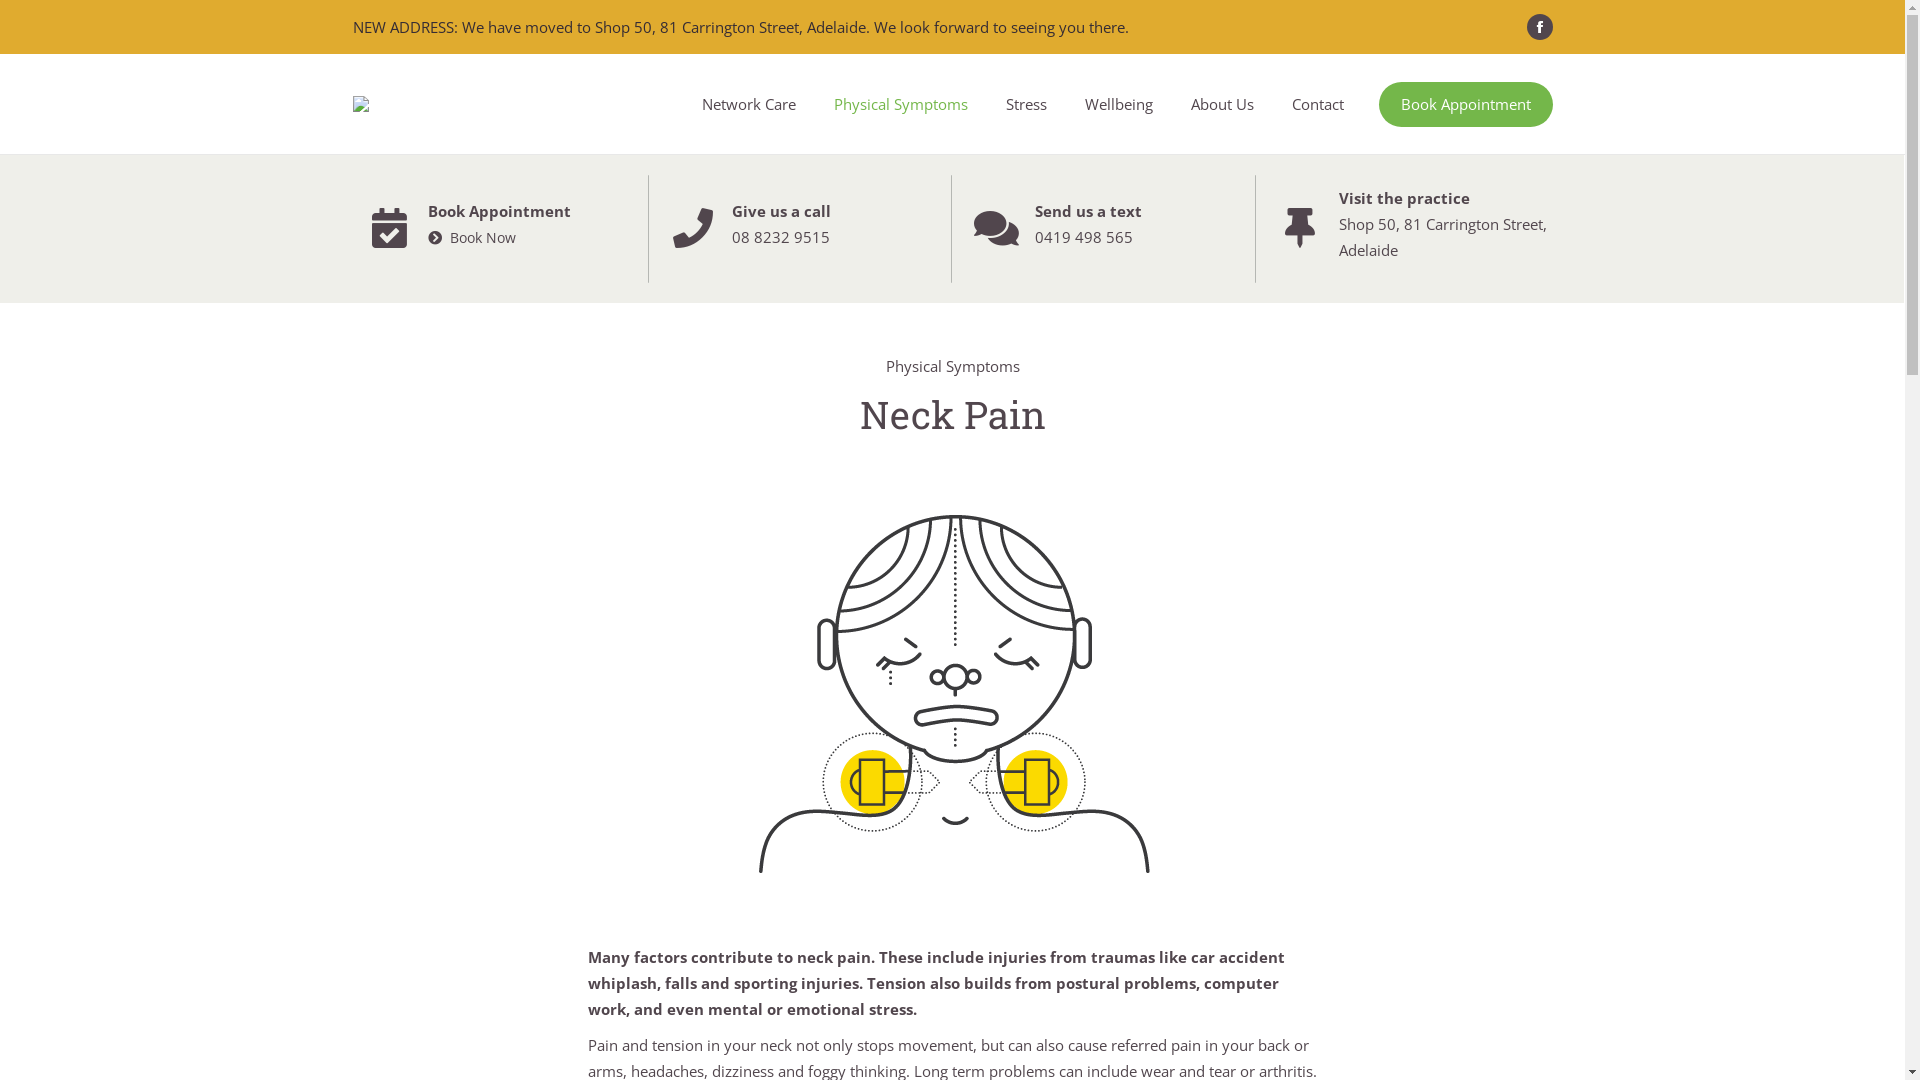 The height and width of the screenshot is (1080, 1920). Describe the element at coordinates (1025, 103) in the screenshot. I see `'Stress'` at that location.